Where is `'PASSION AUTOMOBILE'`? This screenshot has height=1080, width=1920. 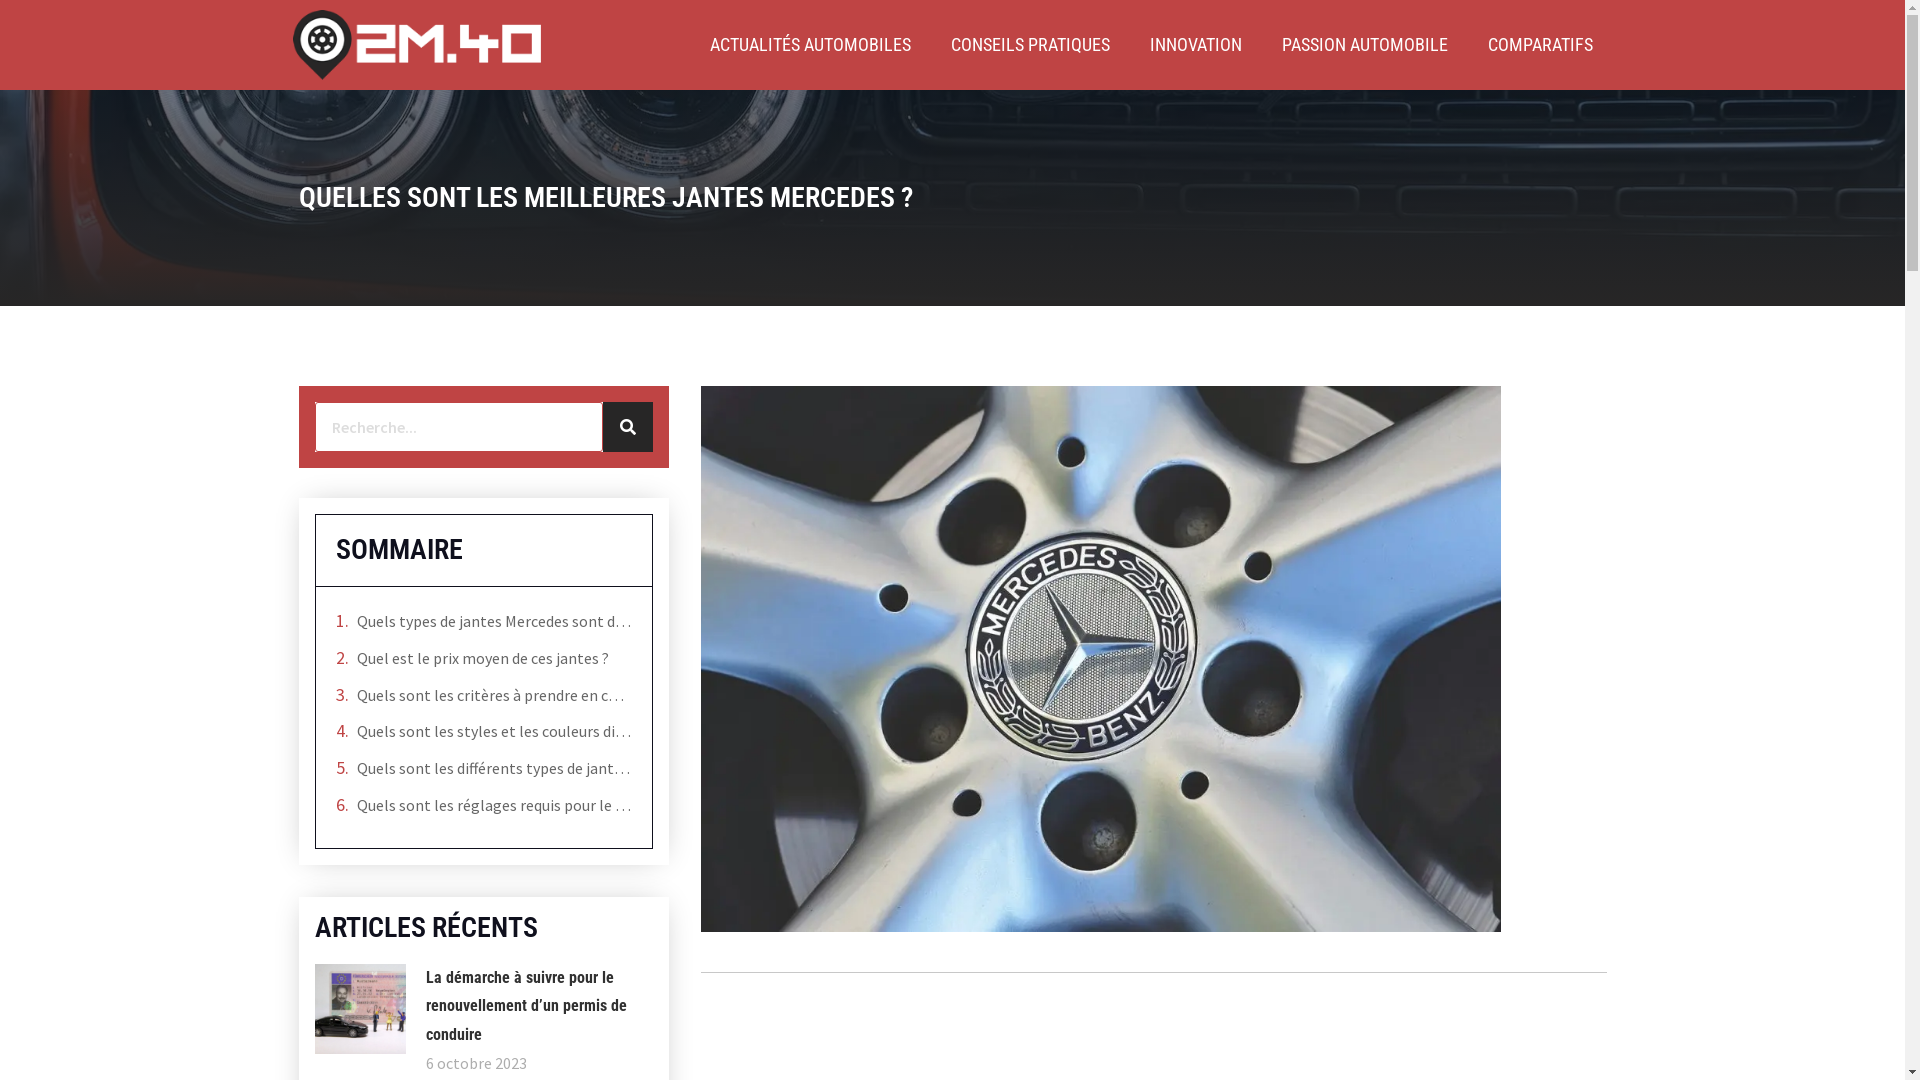 'PASSION AUTOMOBILE' is located at coordinates (1363, 45).